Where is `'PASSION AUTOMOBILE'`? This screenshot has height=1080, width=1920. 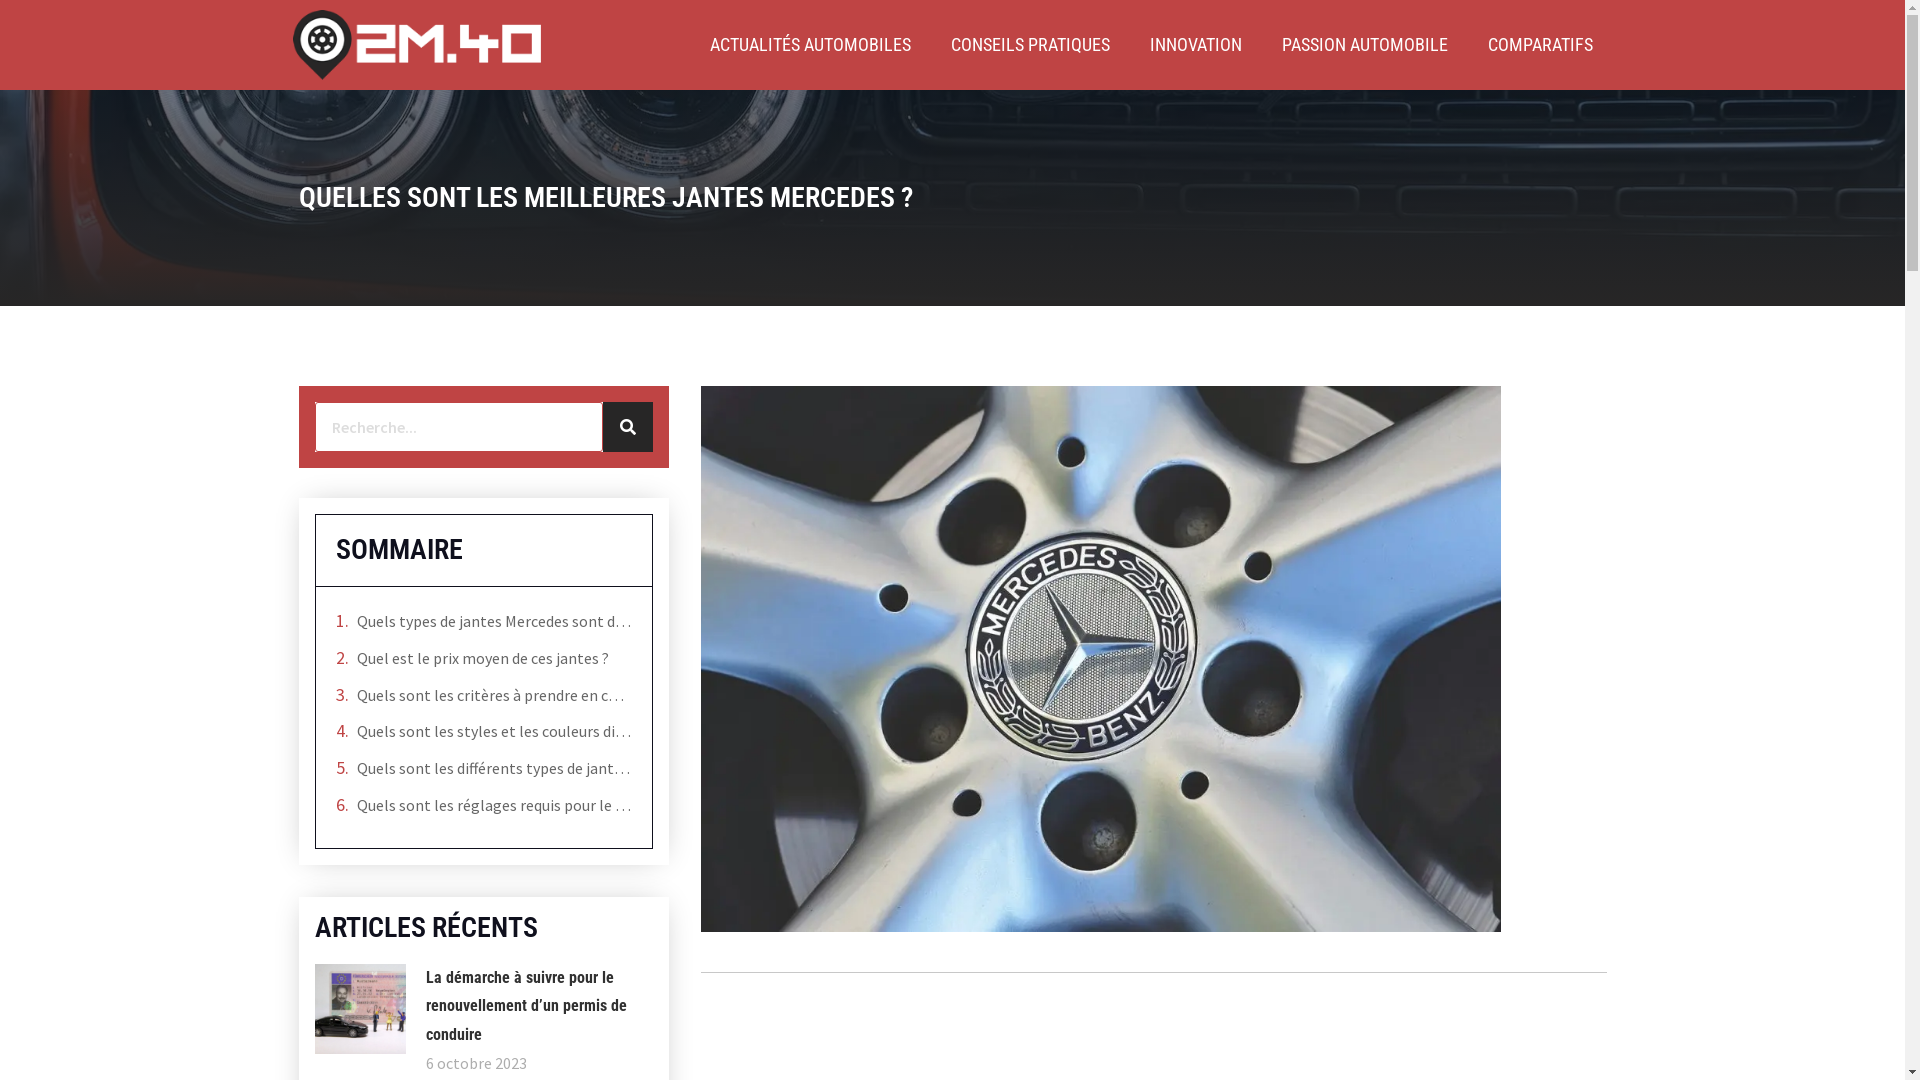 'PASSION AUTOMOBILE' is located at coordinates (1363, 45).